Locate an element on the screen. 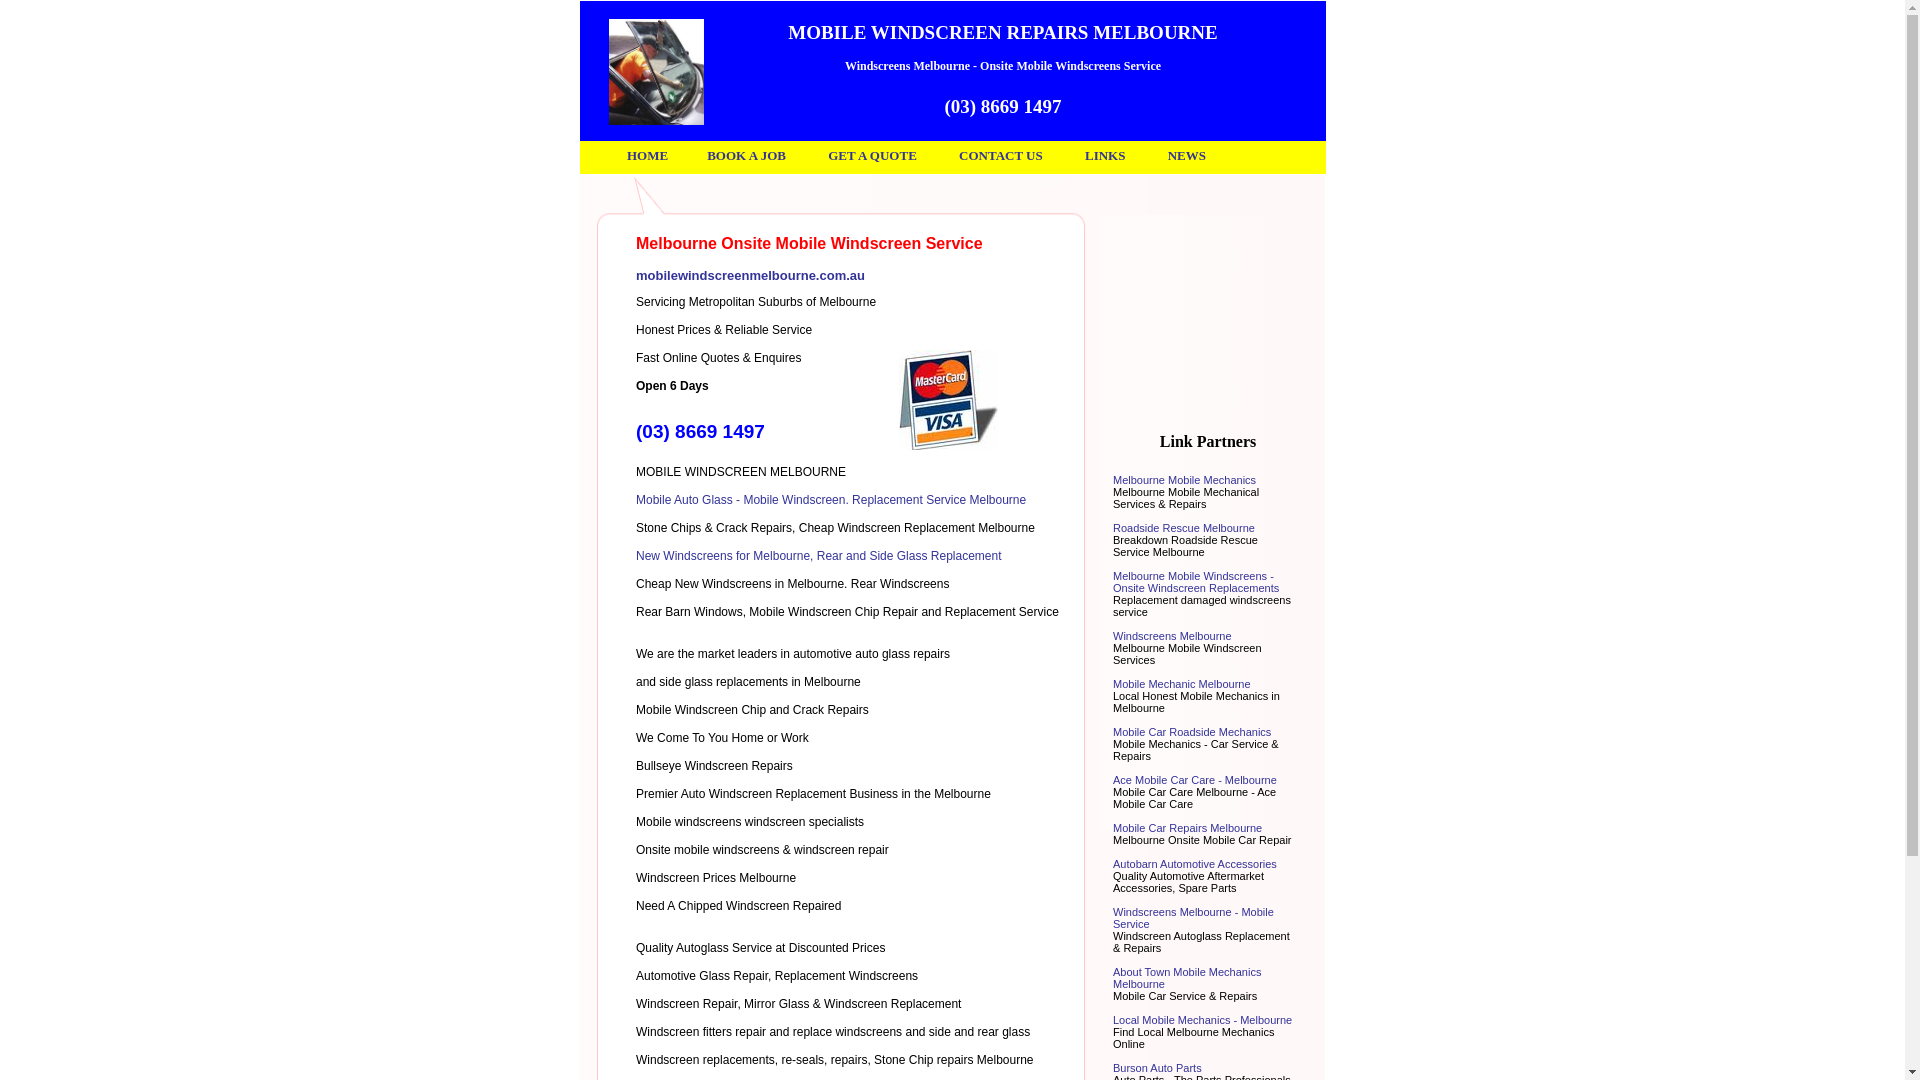 The image size is (1920, 1080). 'mobilewindscreenmelbourne.com.au' is located at coordinates (634, 275).